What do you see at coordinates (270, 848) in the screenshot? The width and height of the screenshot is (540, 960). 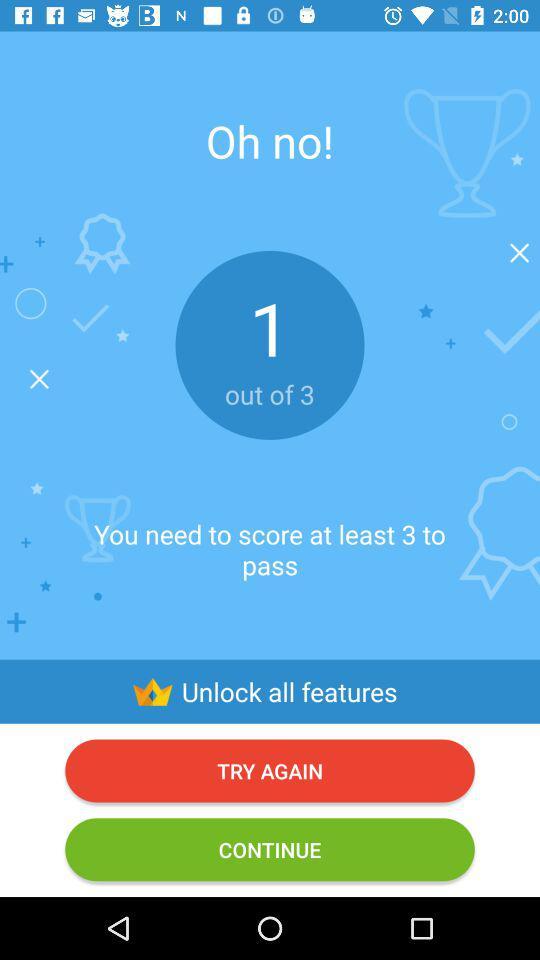 I see `the icon below the try again item` at bounding box center [270, 848].